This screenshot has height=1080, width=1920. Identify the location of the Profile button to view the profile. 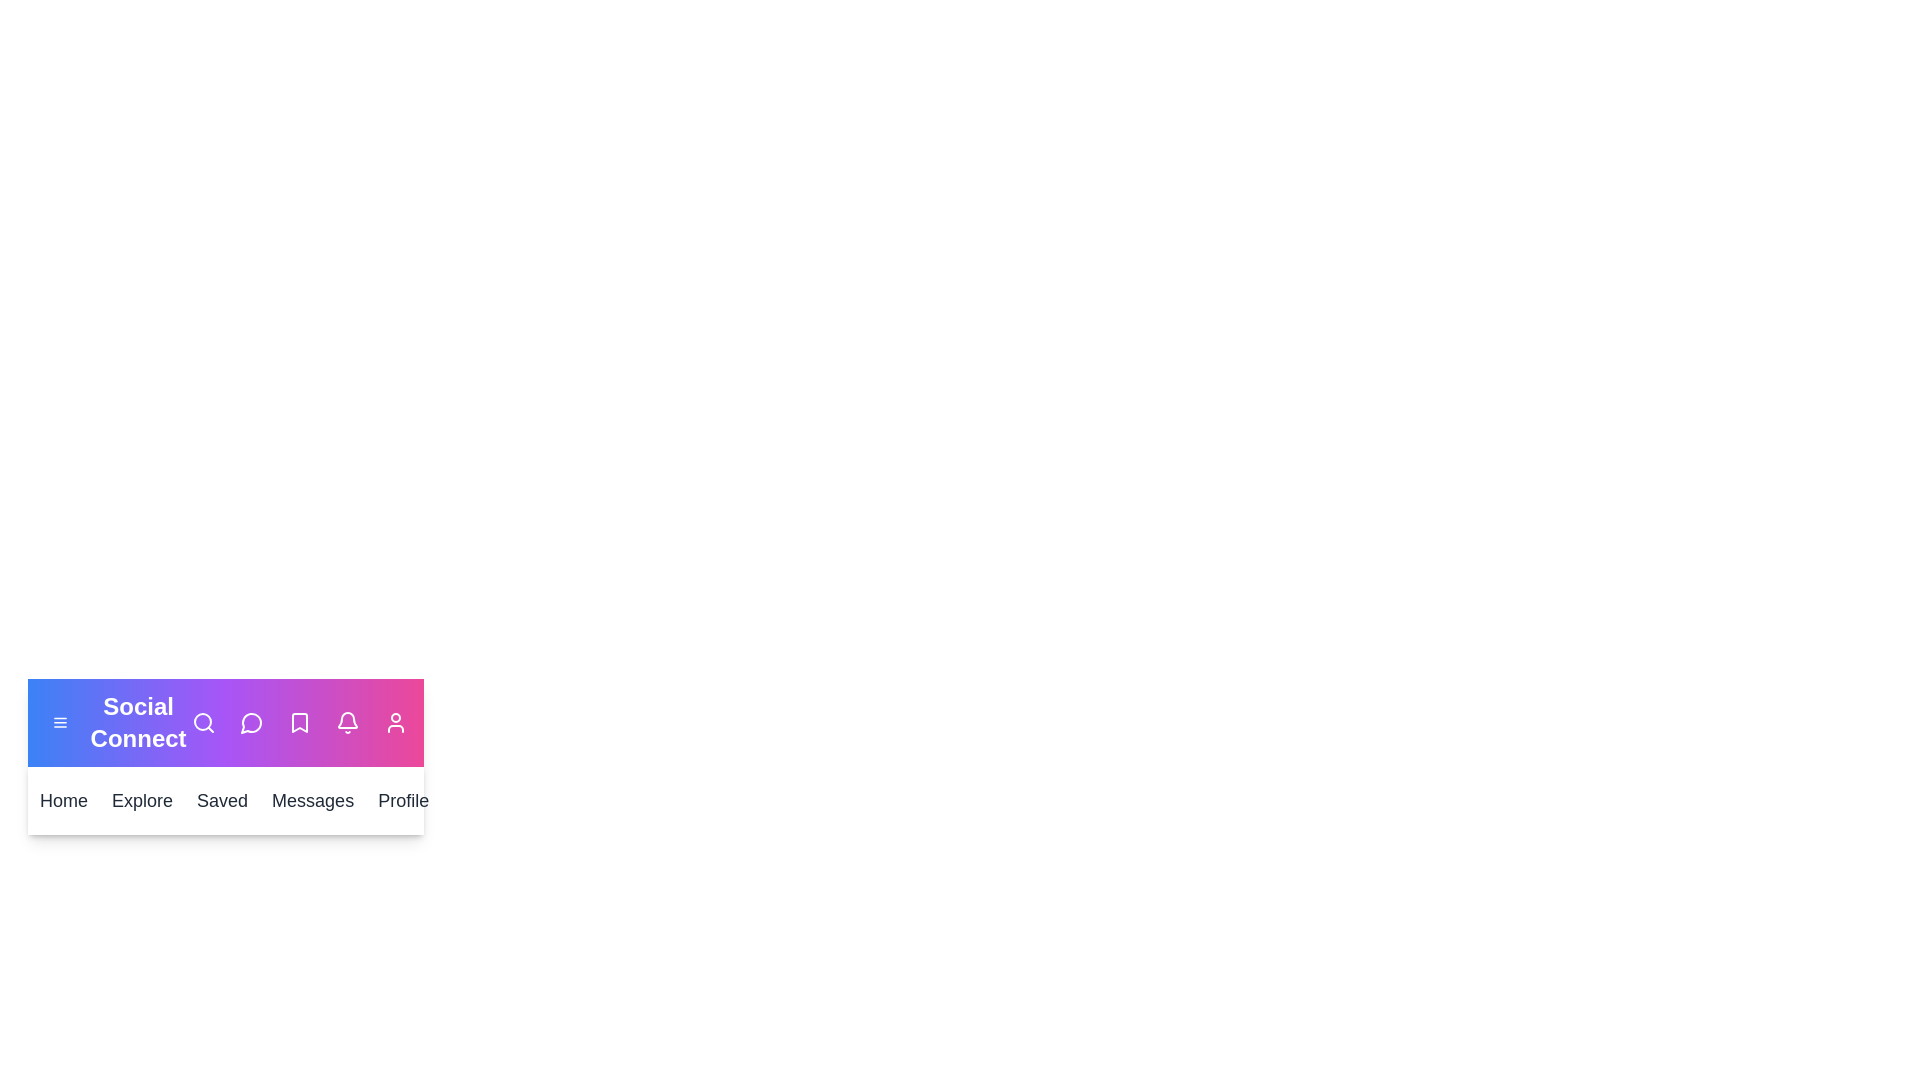
(395, 800).